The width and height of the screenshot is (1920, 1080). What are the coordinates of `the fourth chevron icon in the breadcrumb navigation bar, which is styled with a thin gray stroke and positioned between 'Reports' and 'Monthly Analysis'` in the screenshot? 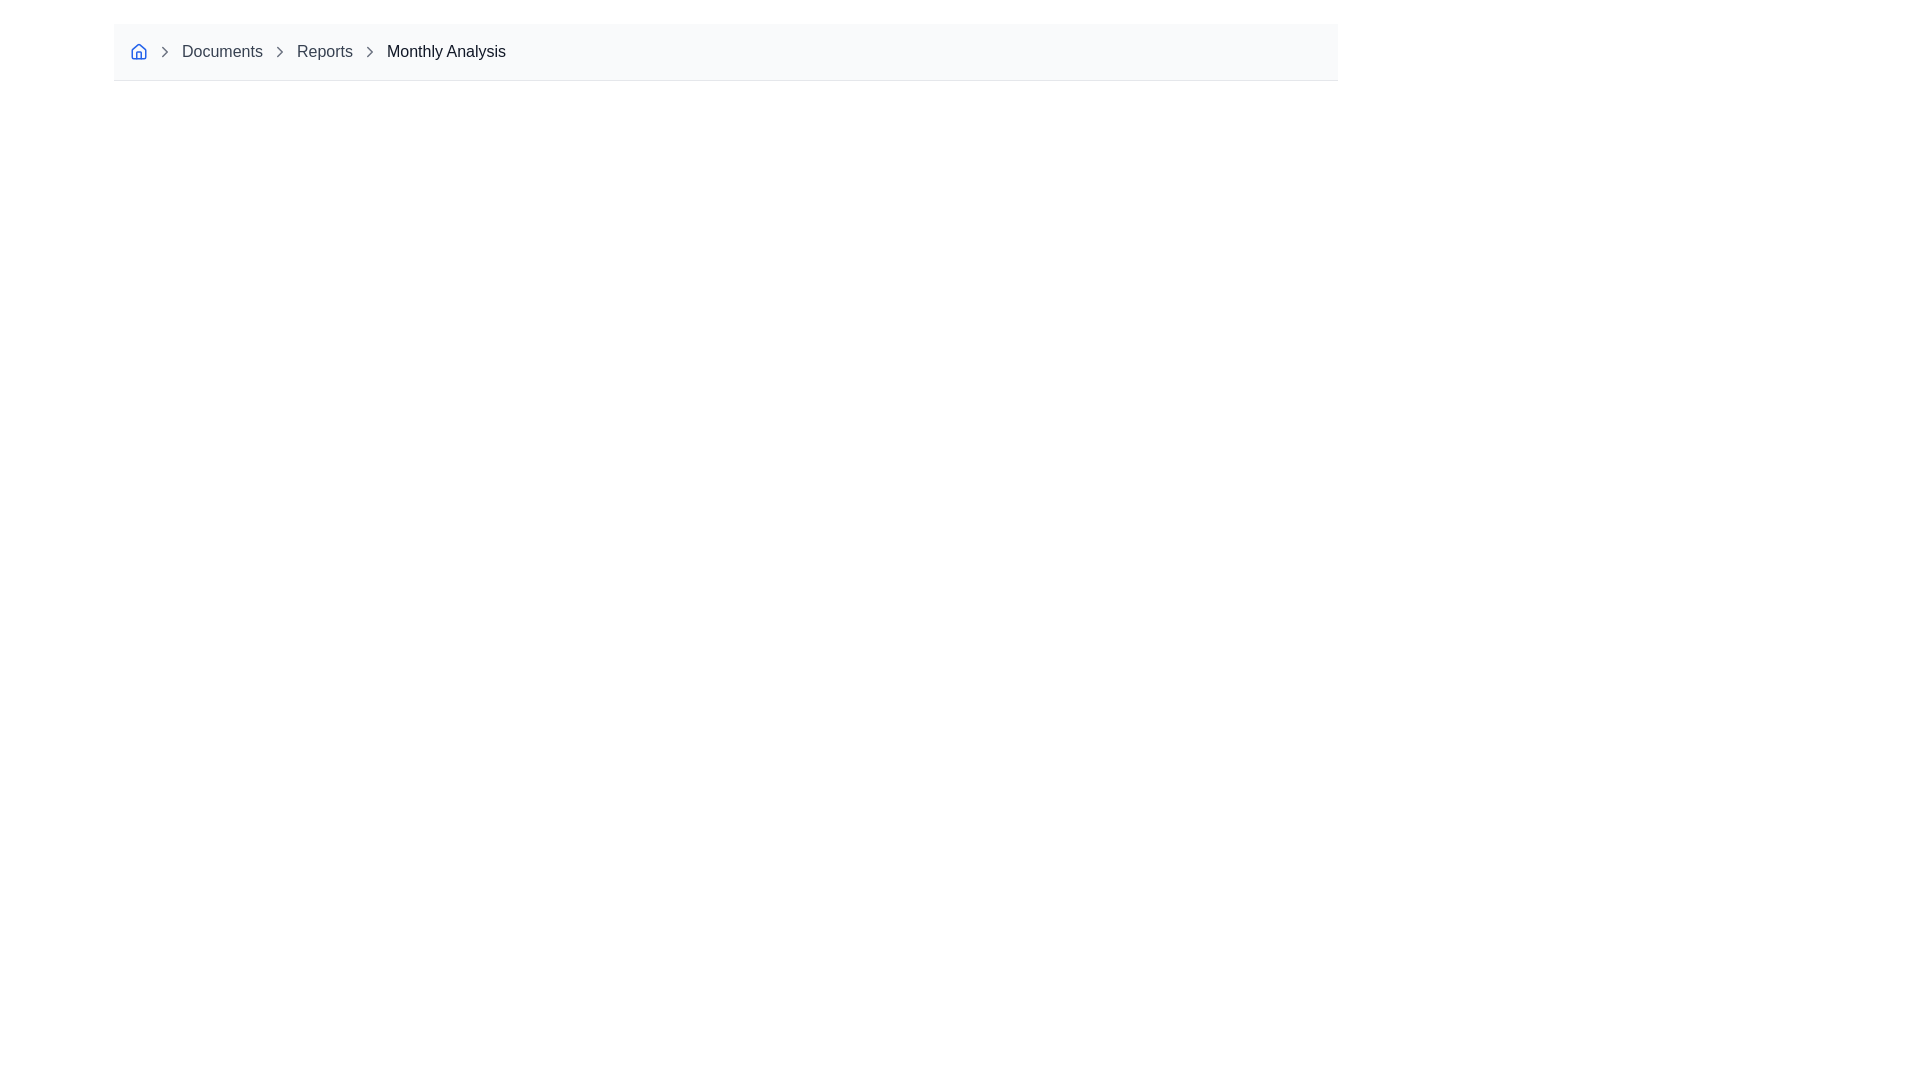 It's located at (369, 50).